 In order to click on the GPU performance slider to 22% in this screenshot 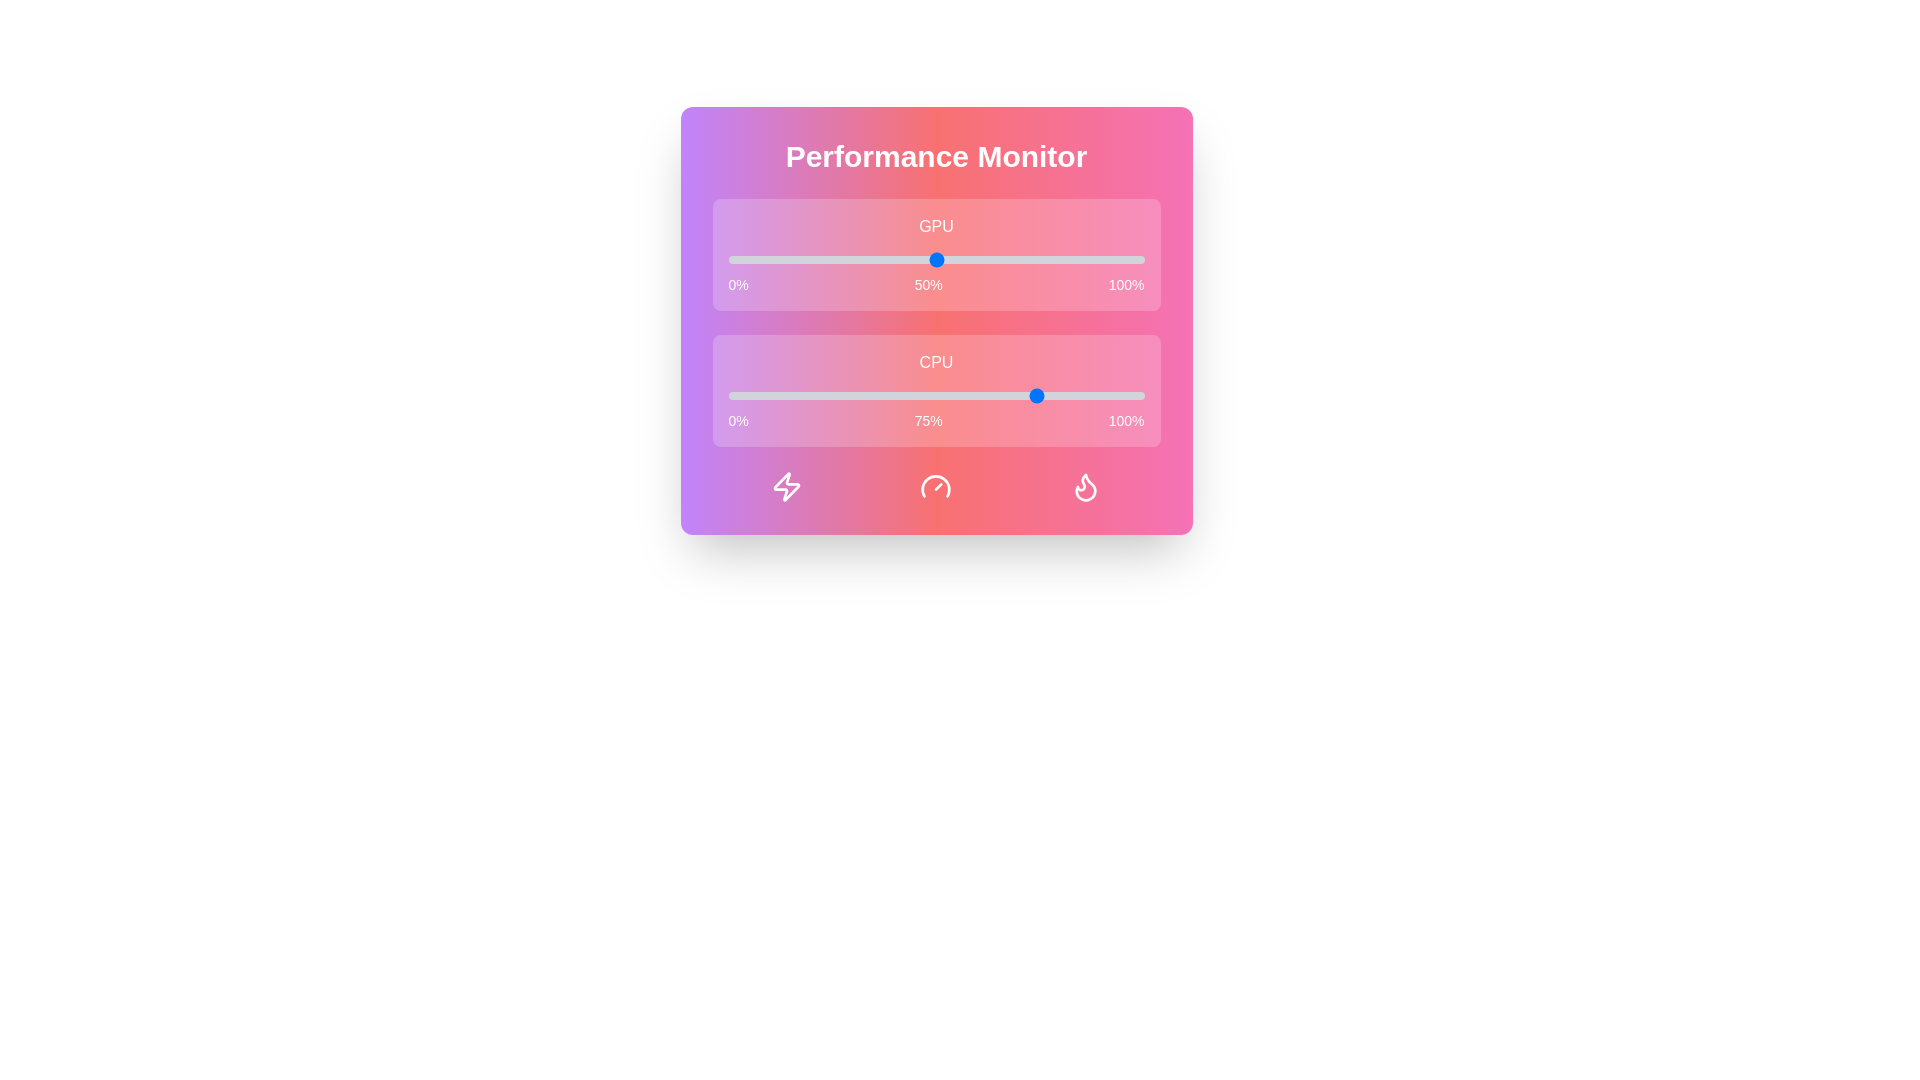, I will do `click(820, 258)`.